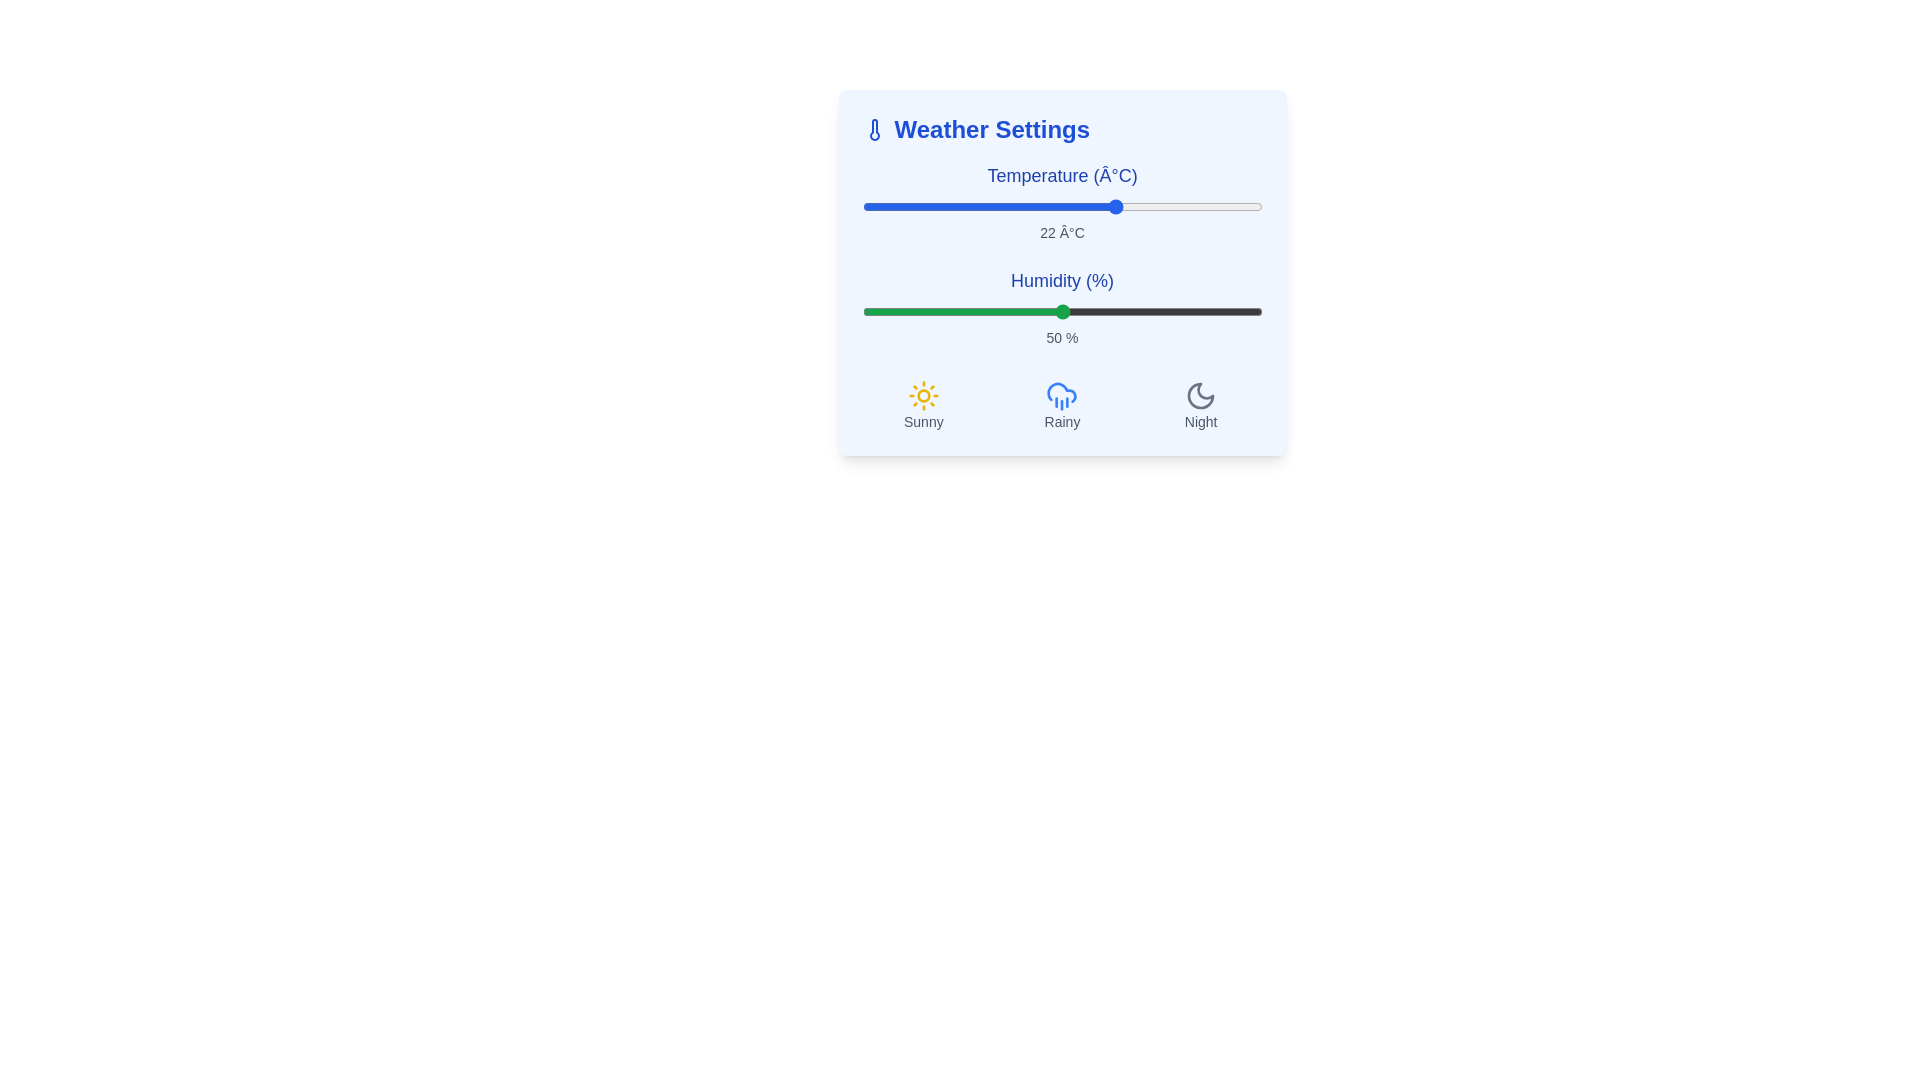 Image resolution: width=1920 pixels, height=1080 pixels. I want to click on the blue '%' text symbol, which is aligned with the 'Humidity (%)' label in the weather settings box, so click(1098, 281).